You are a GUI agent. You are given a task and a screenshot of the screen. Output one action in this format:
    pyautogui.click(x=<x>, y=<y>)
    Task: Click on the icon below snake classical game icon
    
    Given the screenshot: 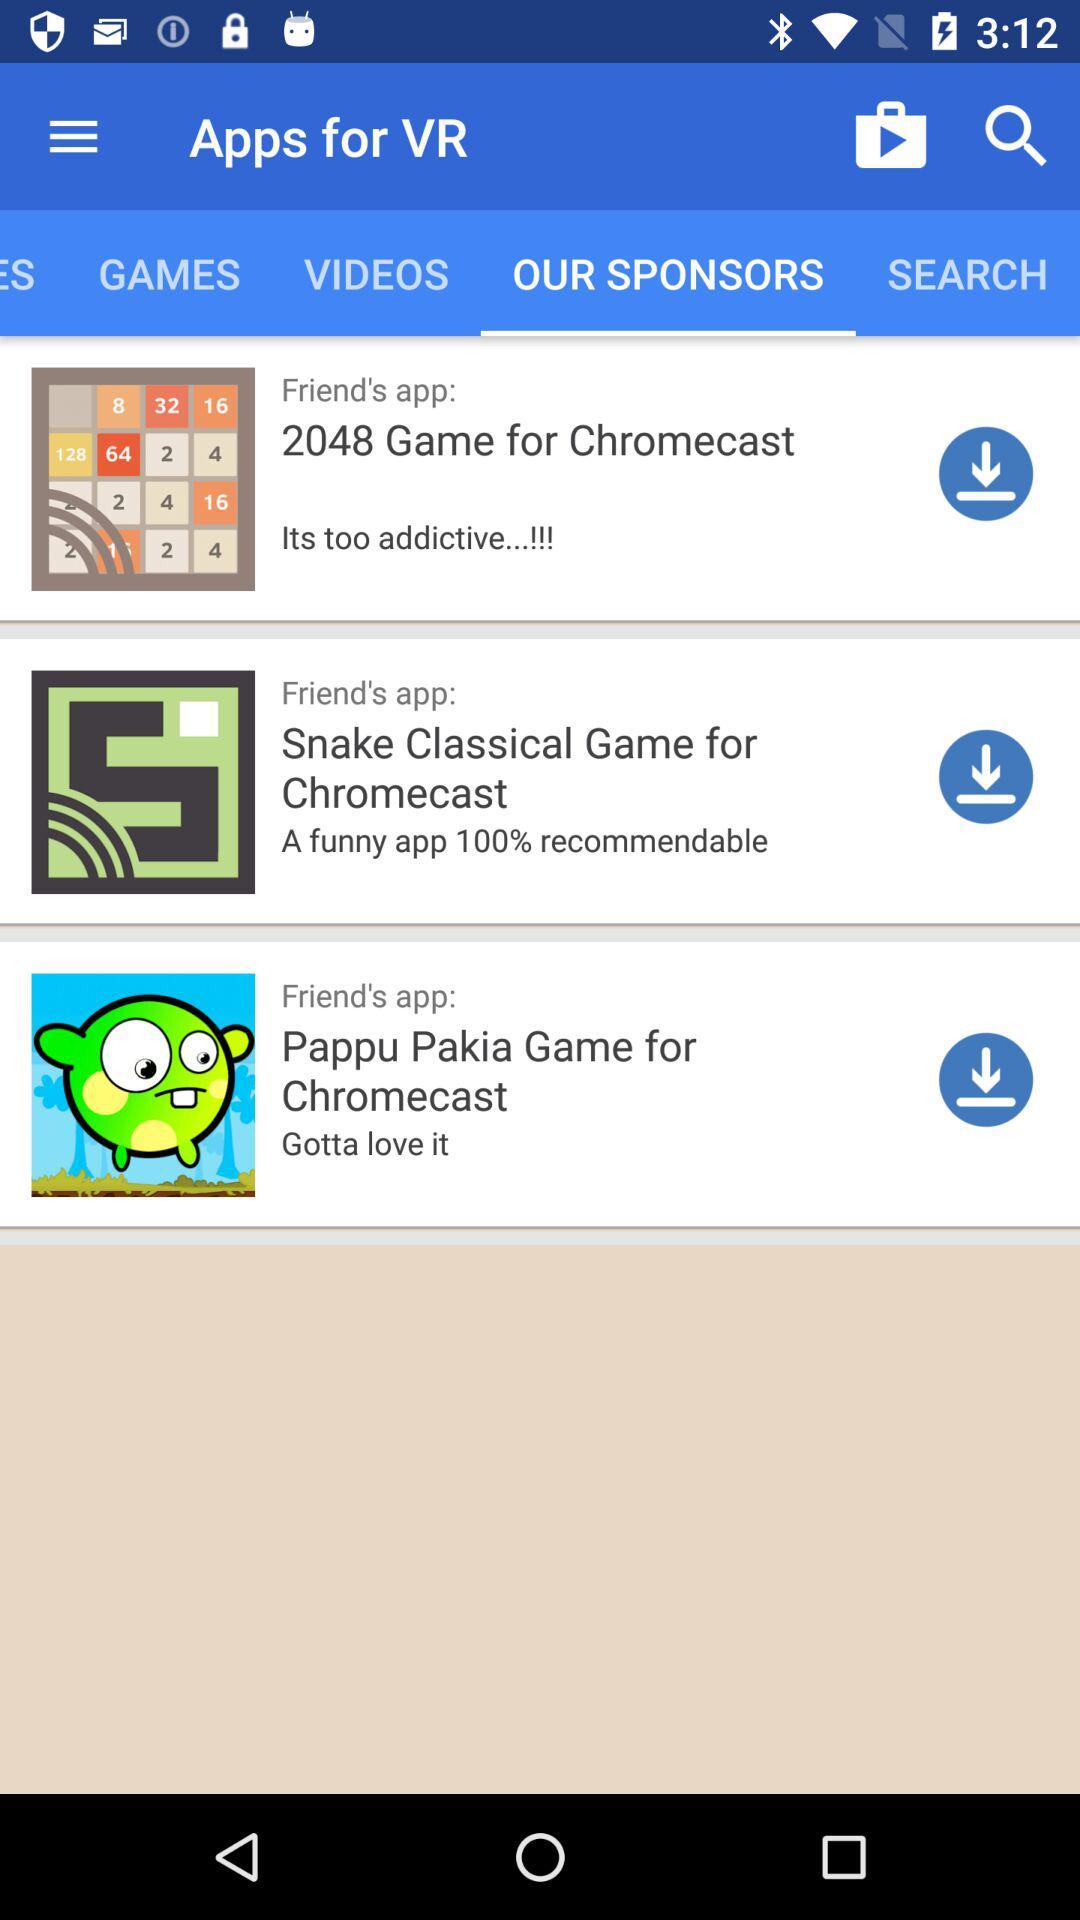 What is the action you would take?
    pyautogui.click(x=602, y=870)
    